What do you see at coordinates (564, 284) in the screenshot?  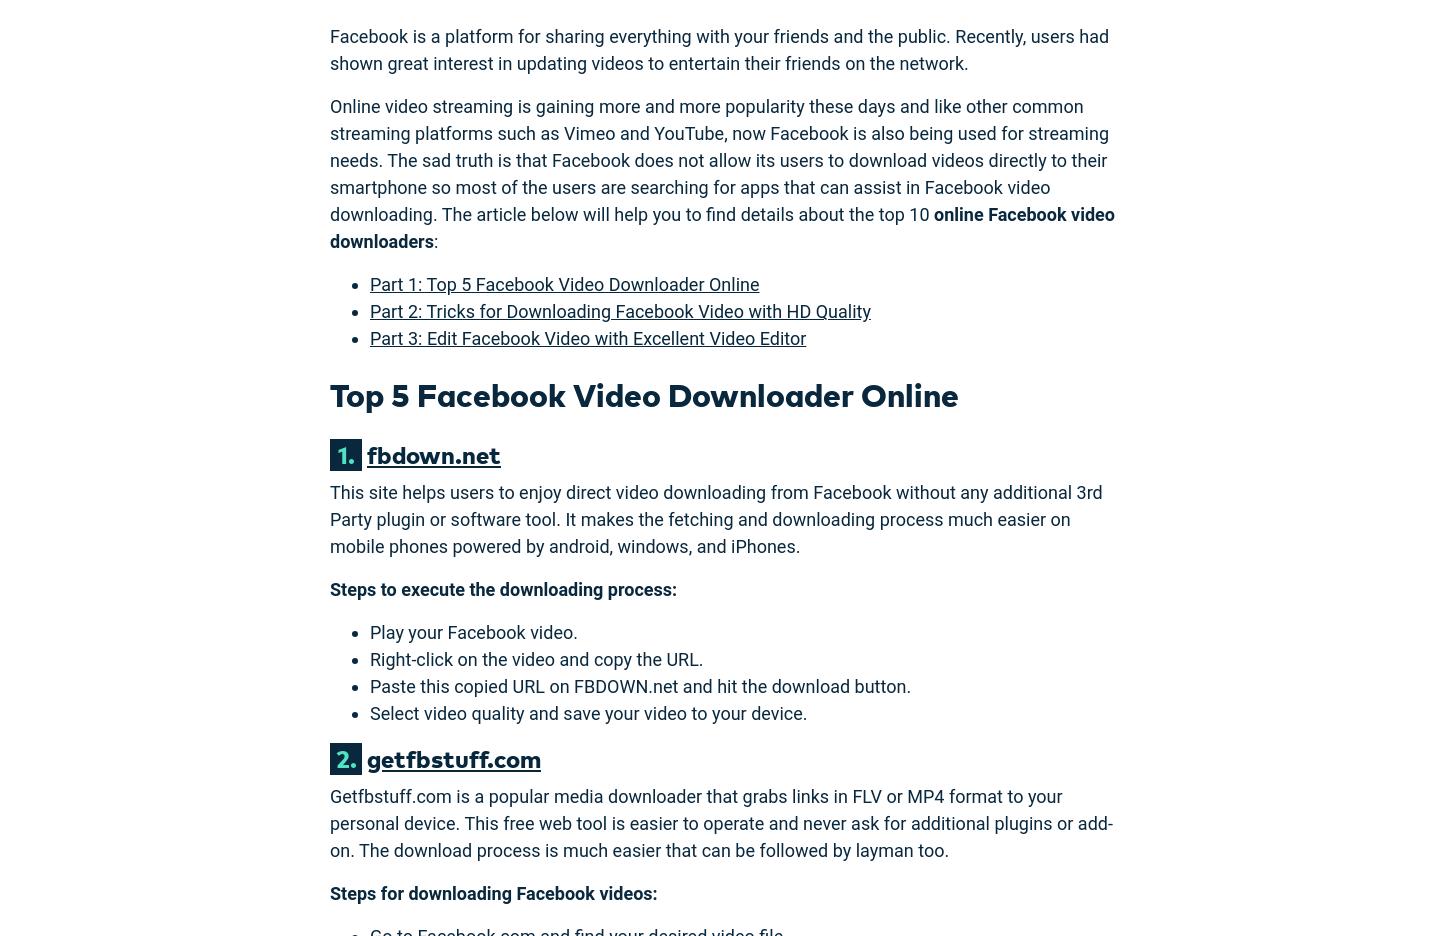 I see `'Part 1: Top 5 Facebook Video Downloader Online'` at bounding box center [564, 284].